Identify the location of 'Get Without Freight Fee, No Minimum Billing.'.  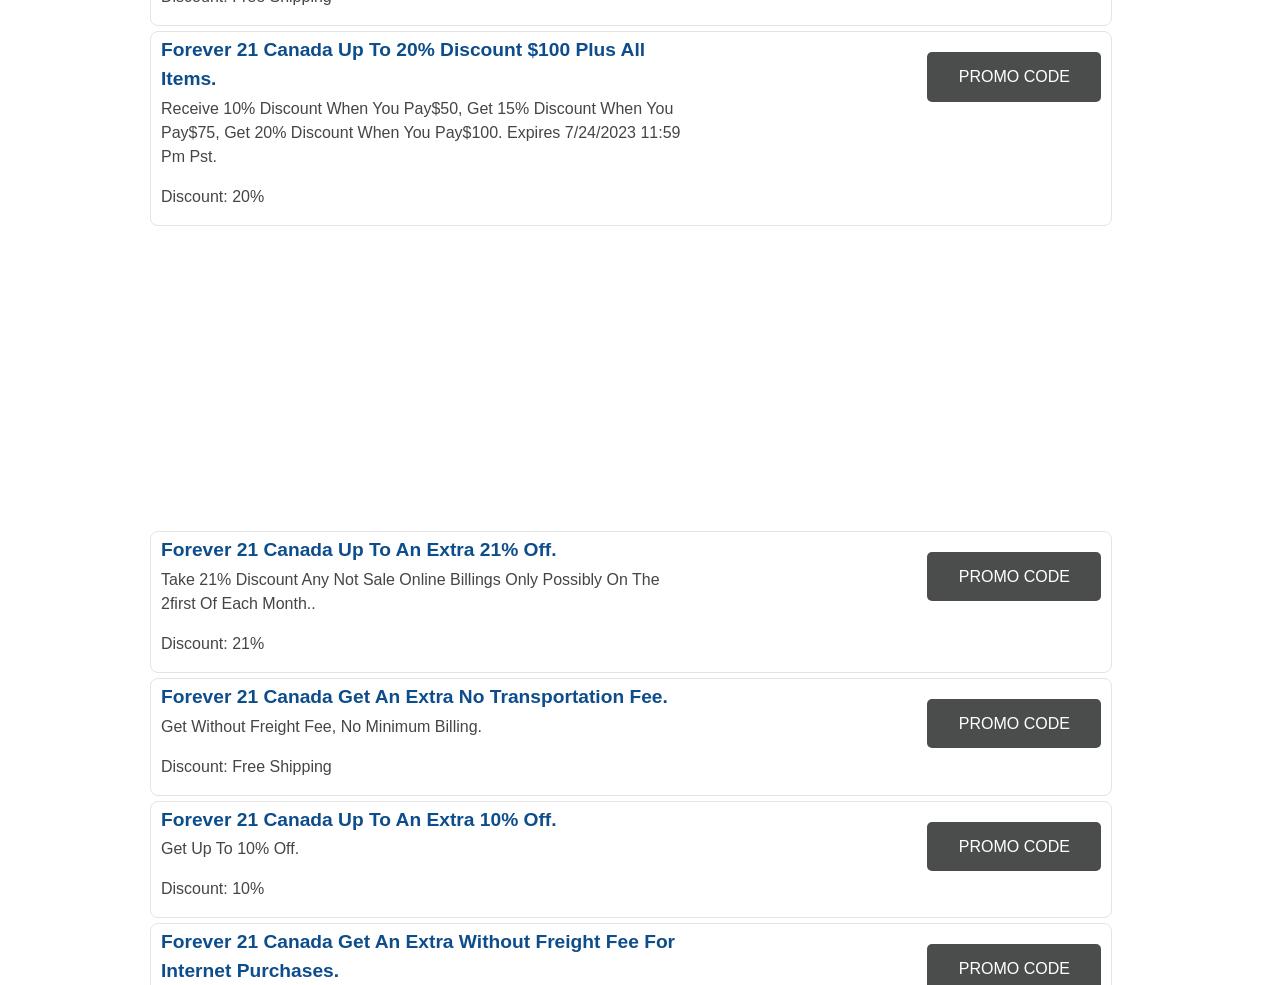
(321, 725).